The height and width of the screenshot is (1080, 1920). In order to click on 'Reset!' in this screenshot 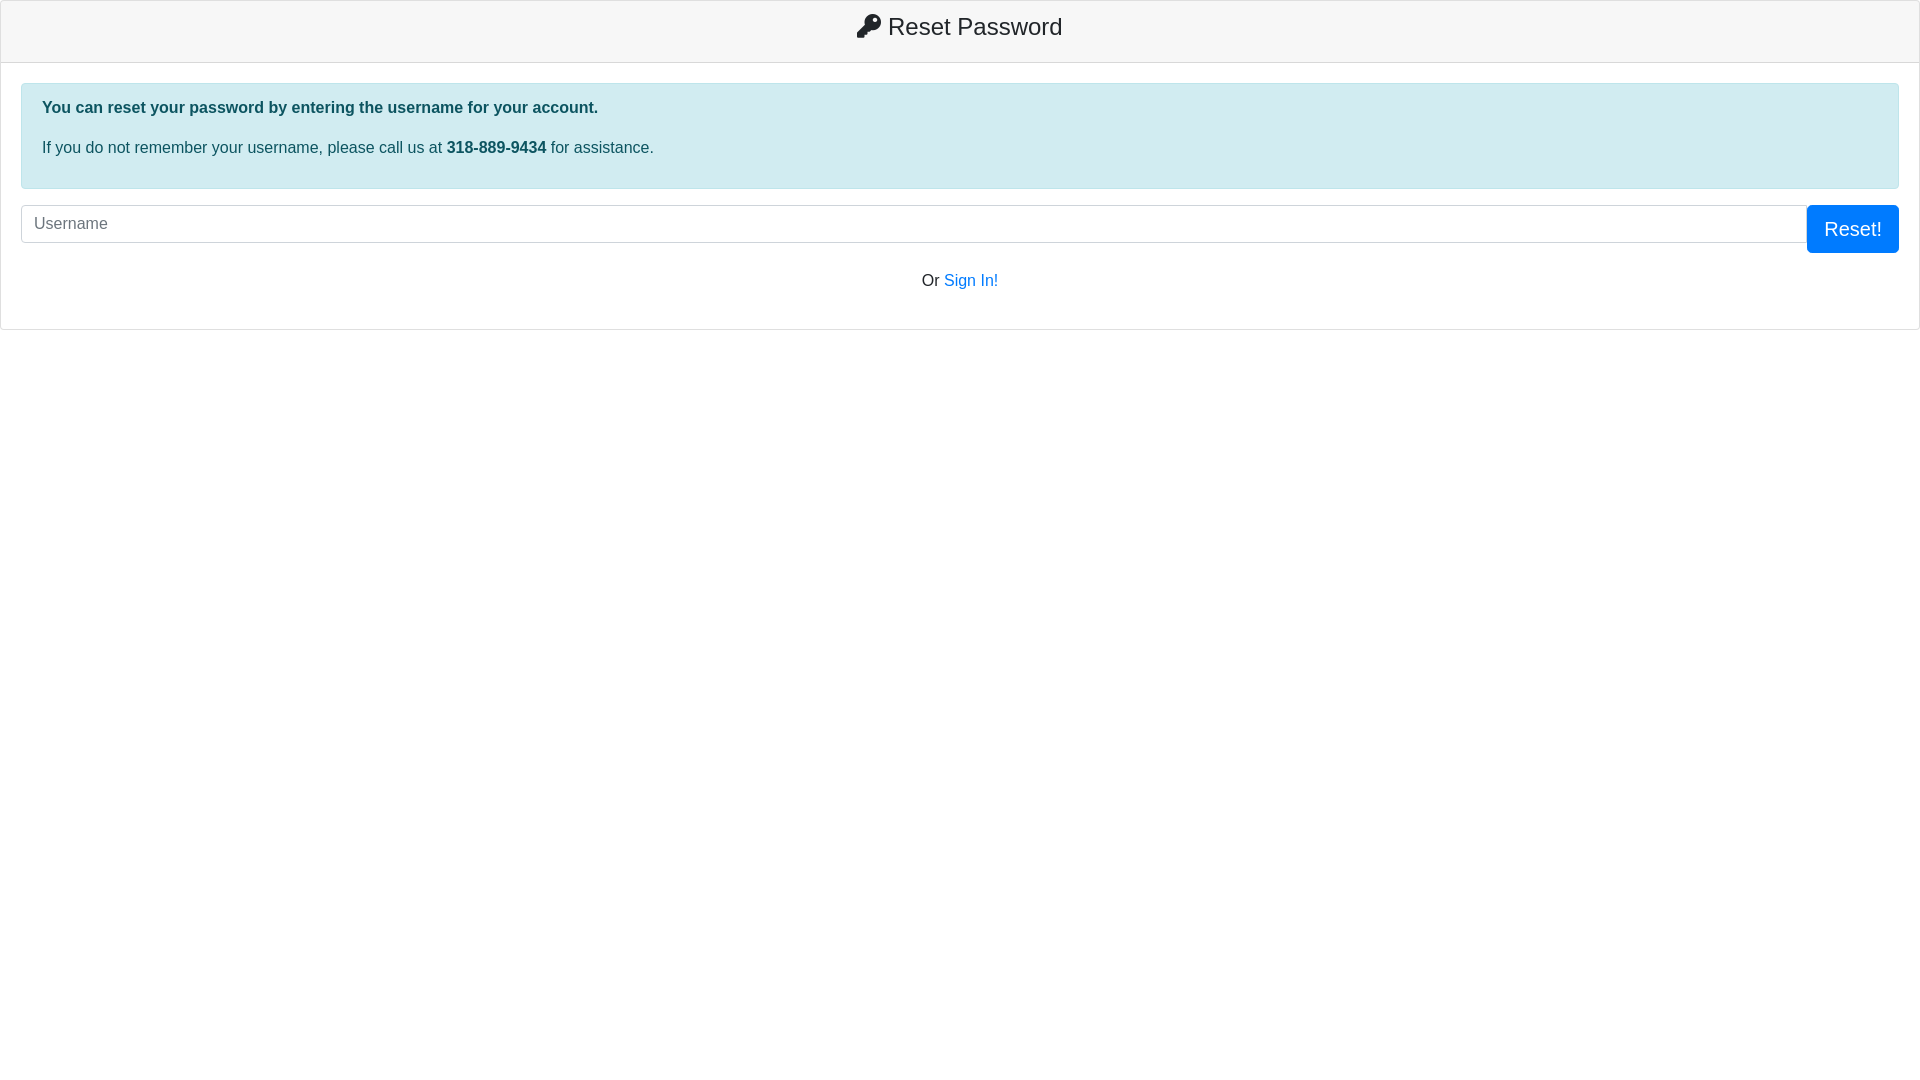, I will do `click(1851, 227)`.